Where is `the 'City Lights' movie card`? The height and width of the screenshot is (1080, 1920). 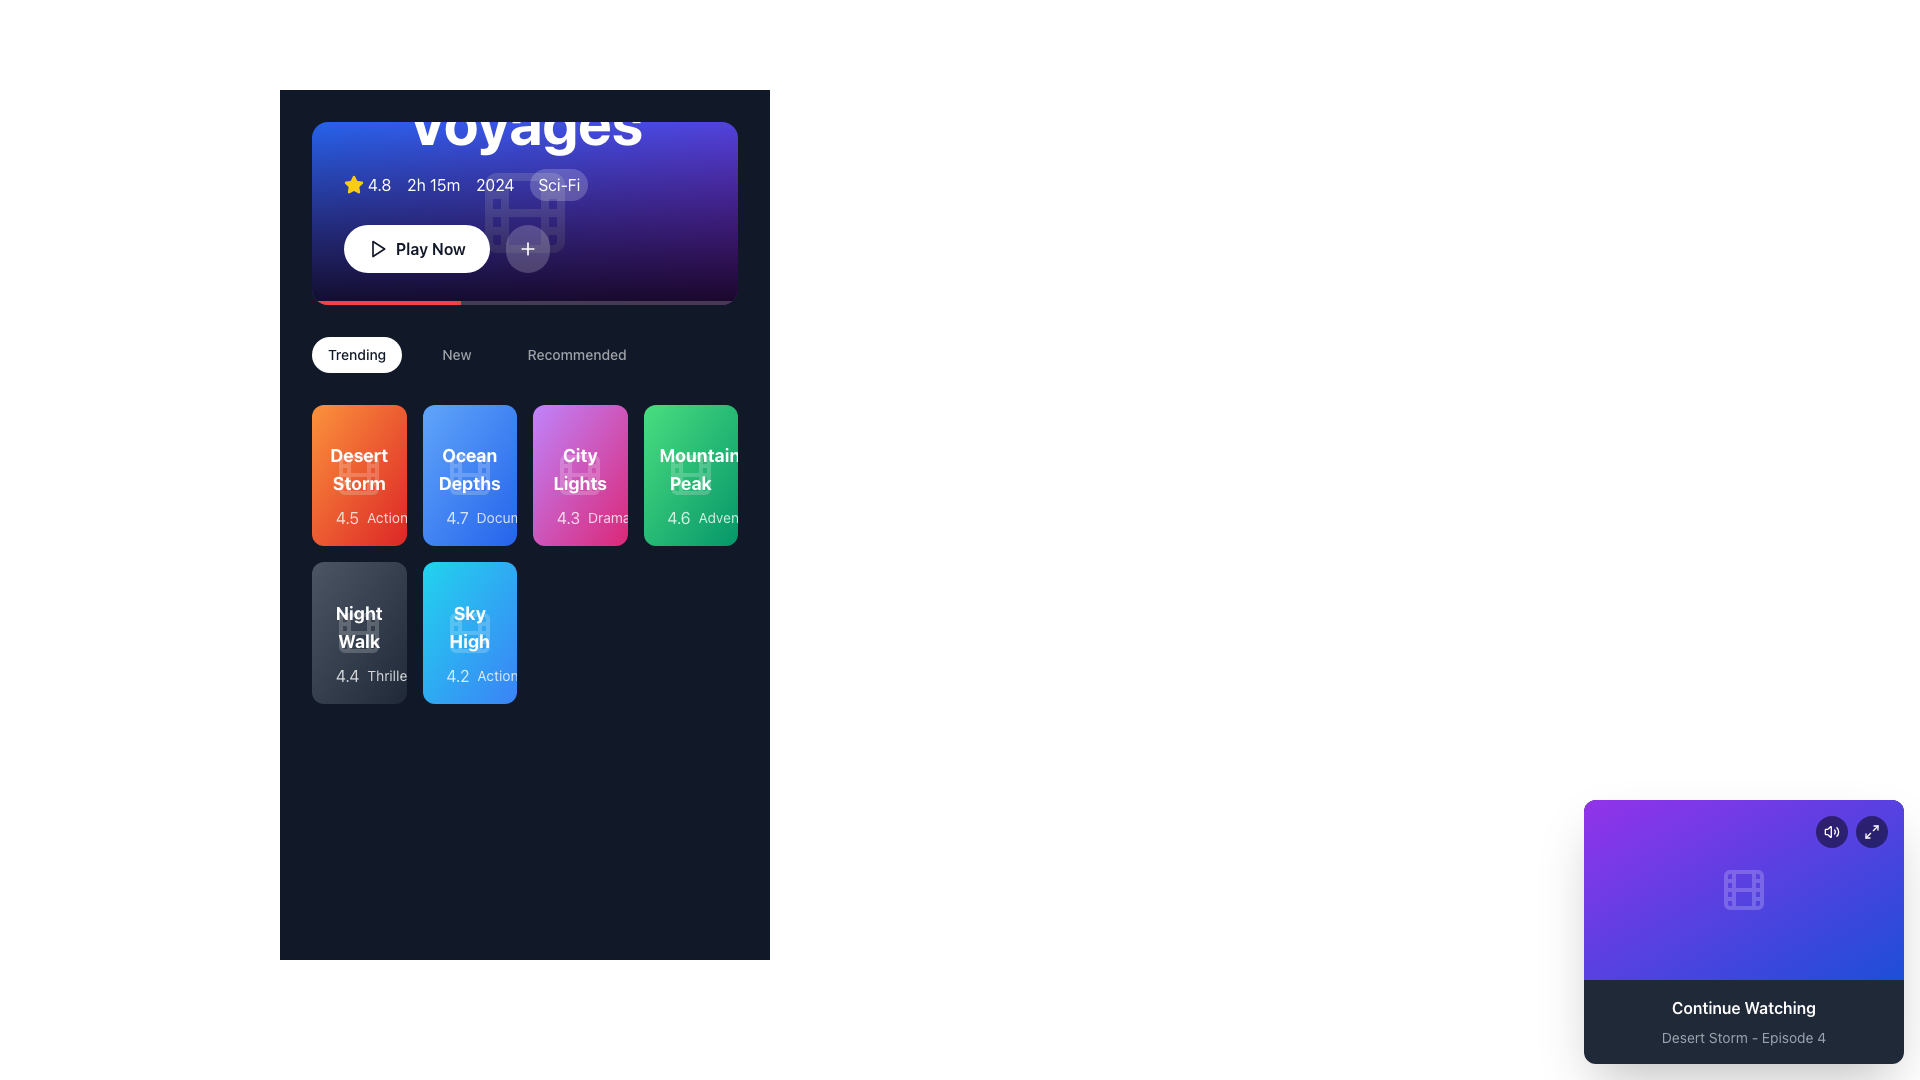 the 'City Lights' movie card is located at coordinates (579, 475).